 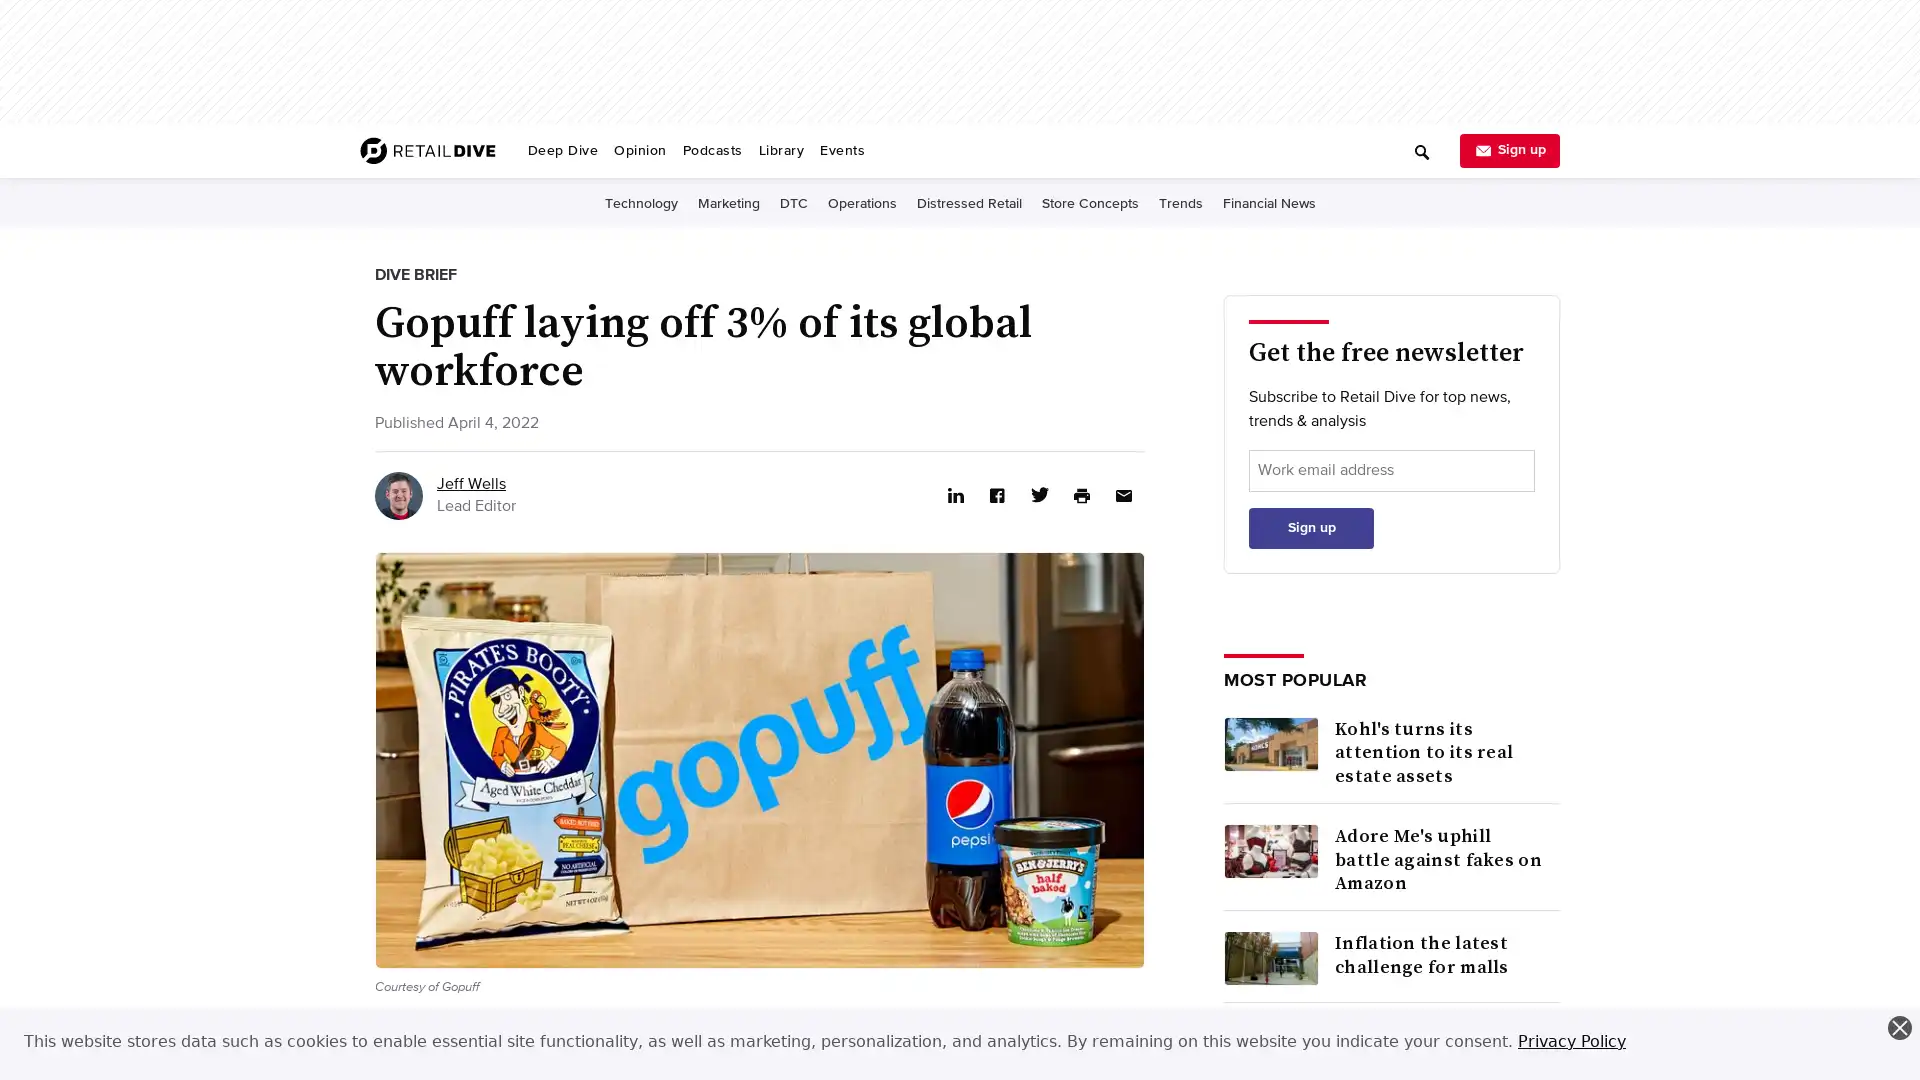 I want to click on Sign up, so click(x=1510, y=149).